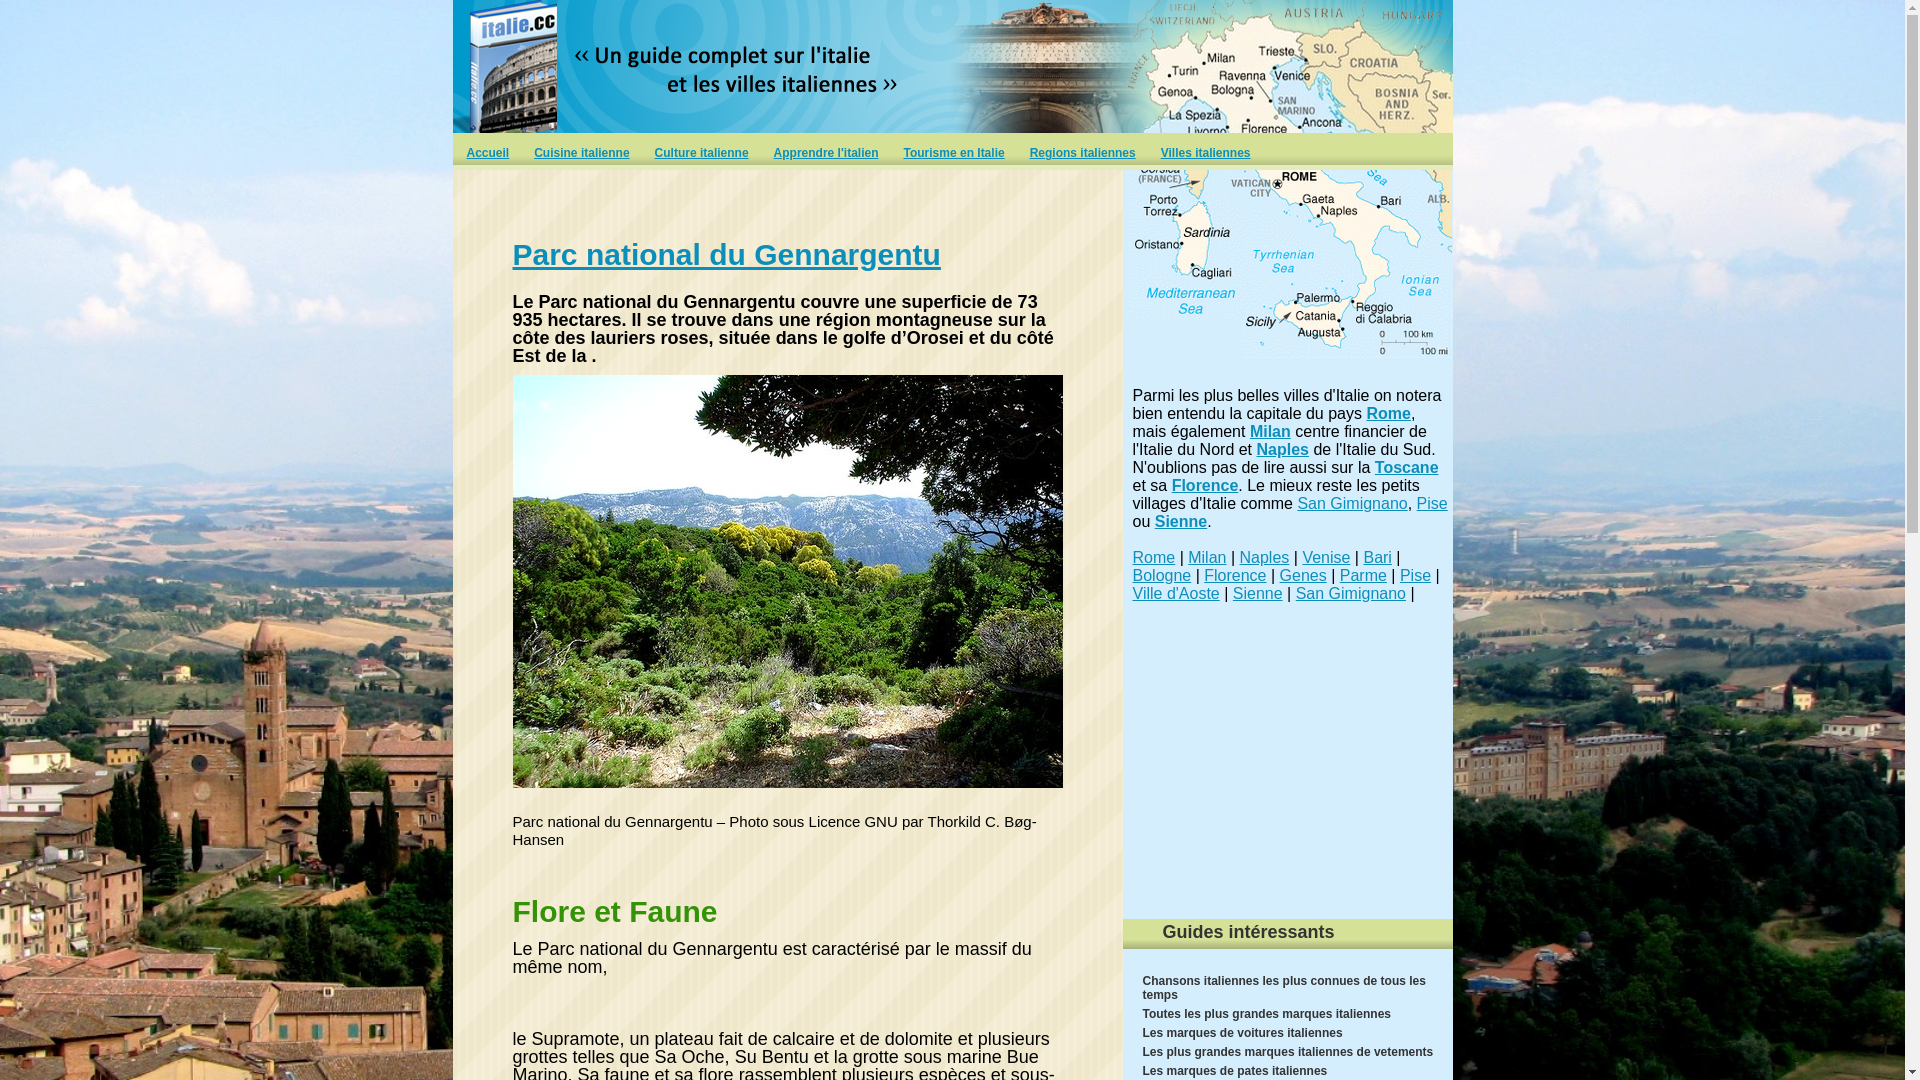  I want to click on 'Culture italienne', so click(701, 153).